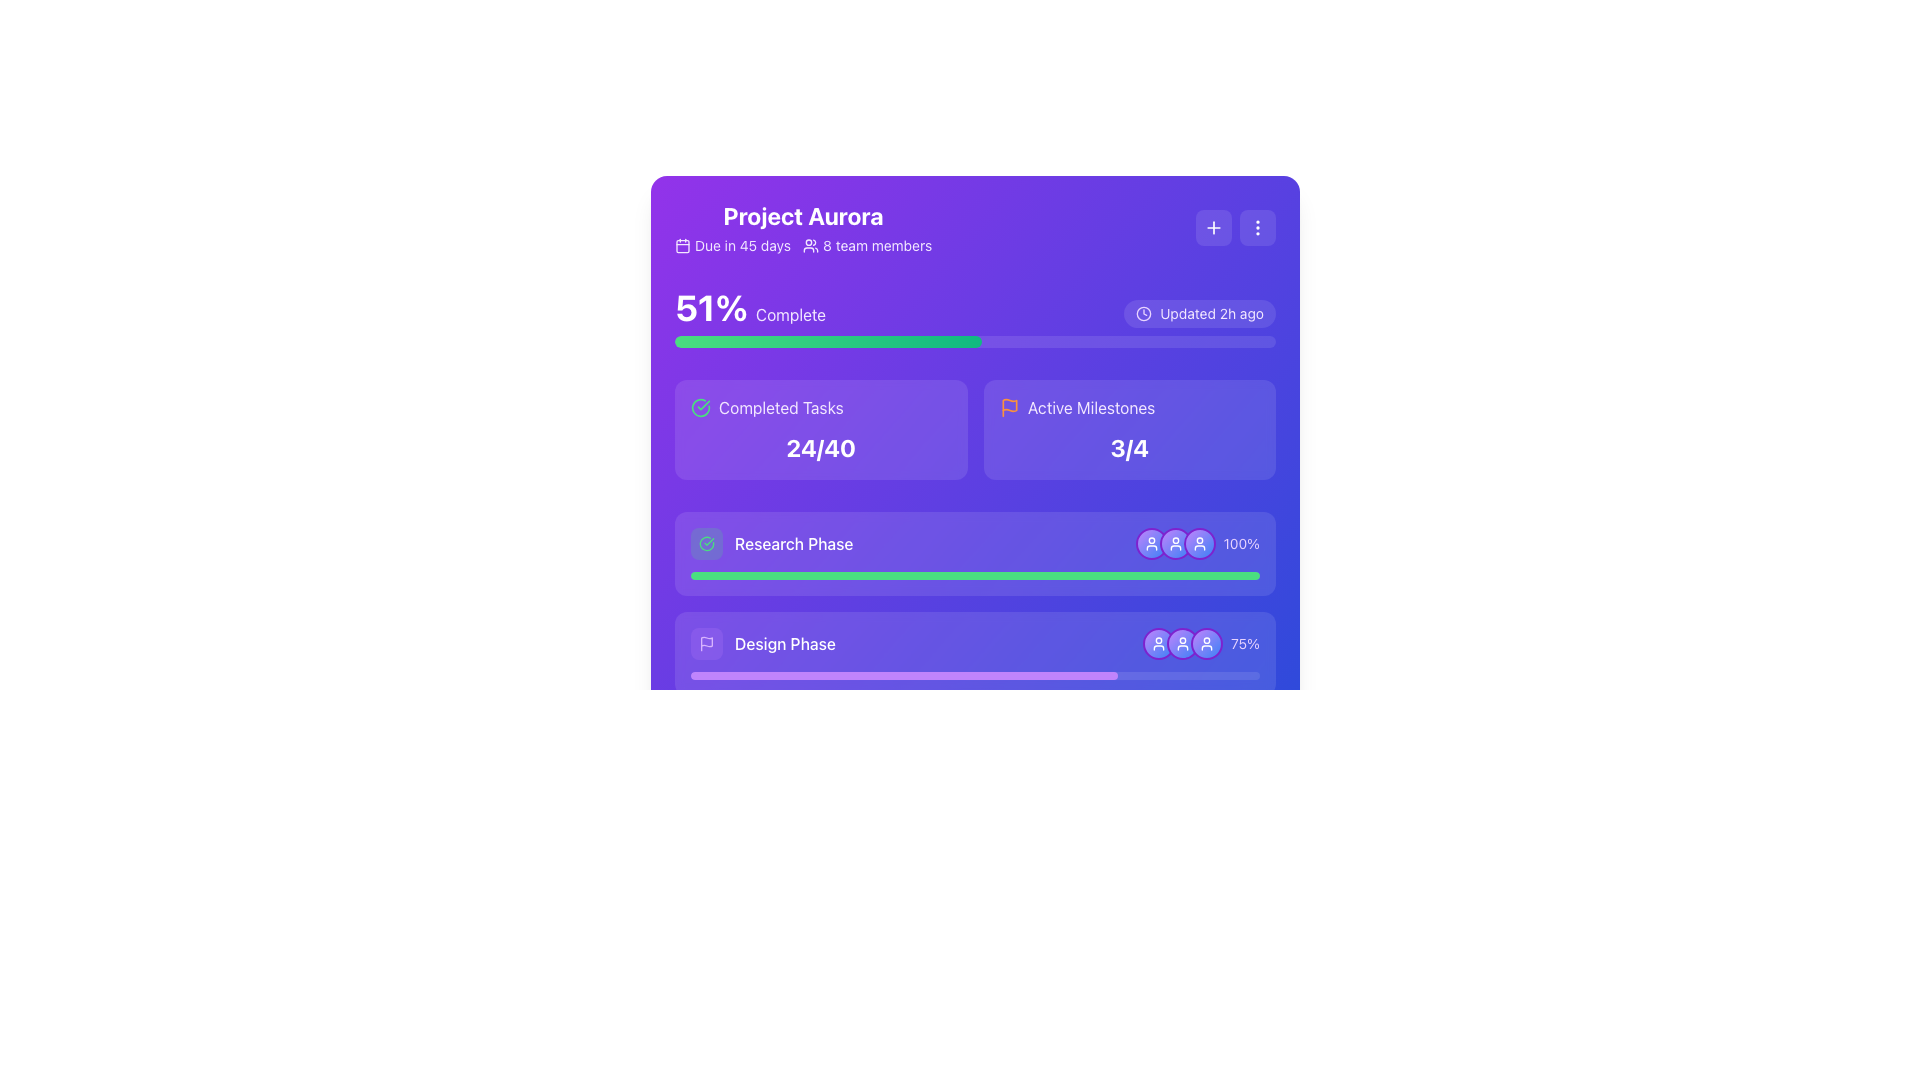  What do you see at coordinates (975, 316) in the screenshot?
I see `the progress bar component that displays the current completion percentage and last update information, located below the main project title and description in the project overview card` at bounding box center [975, 316].